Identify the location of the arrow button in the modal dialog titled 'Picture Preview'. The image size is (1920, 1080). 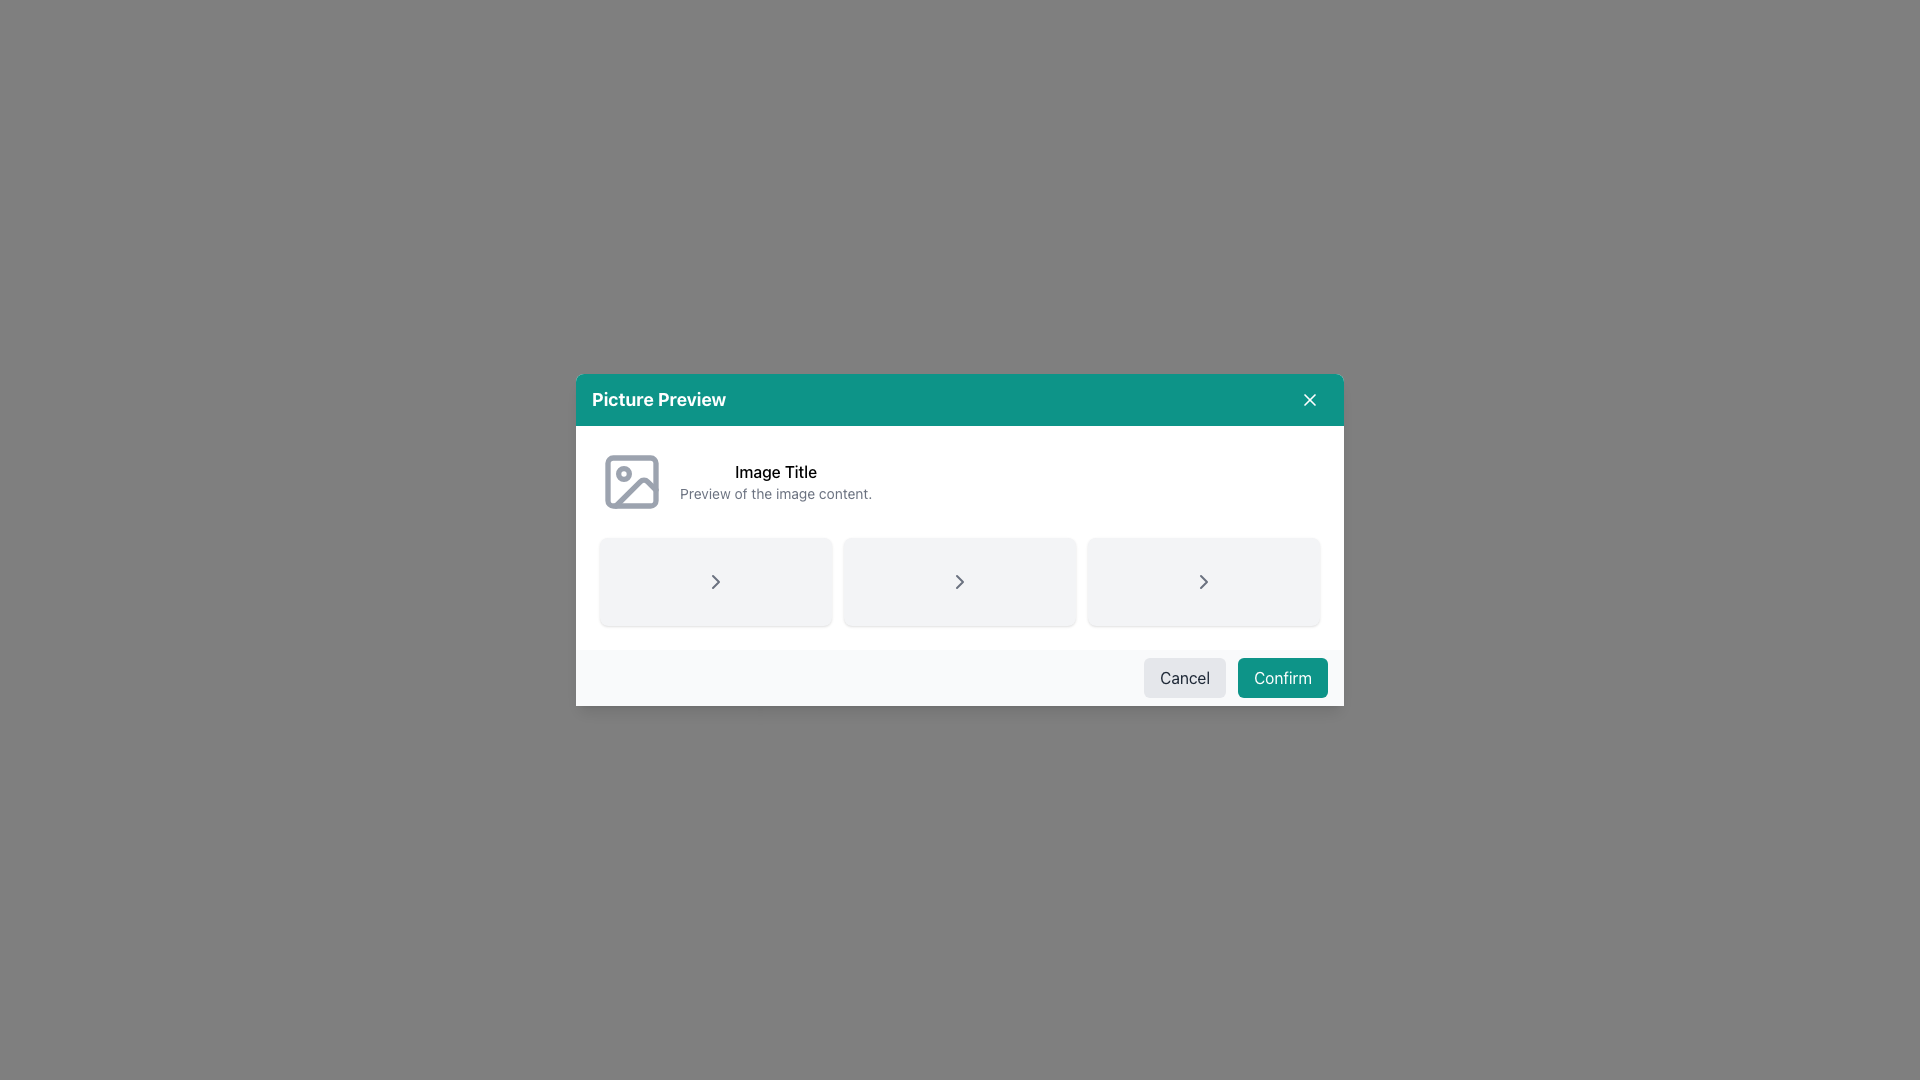
(960, 540).